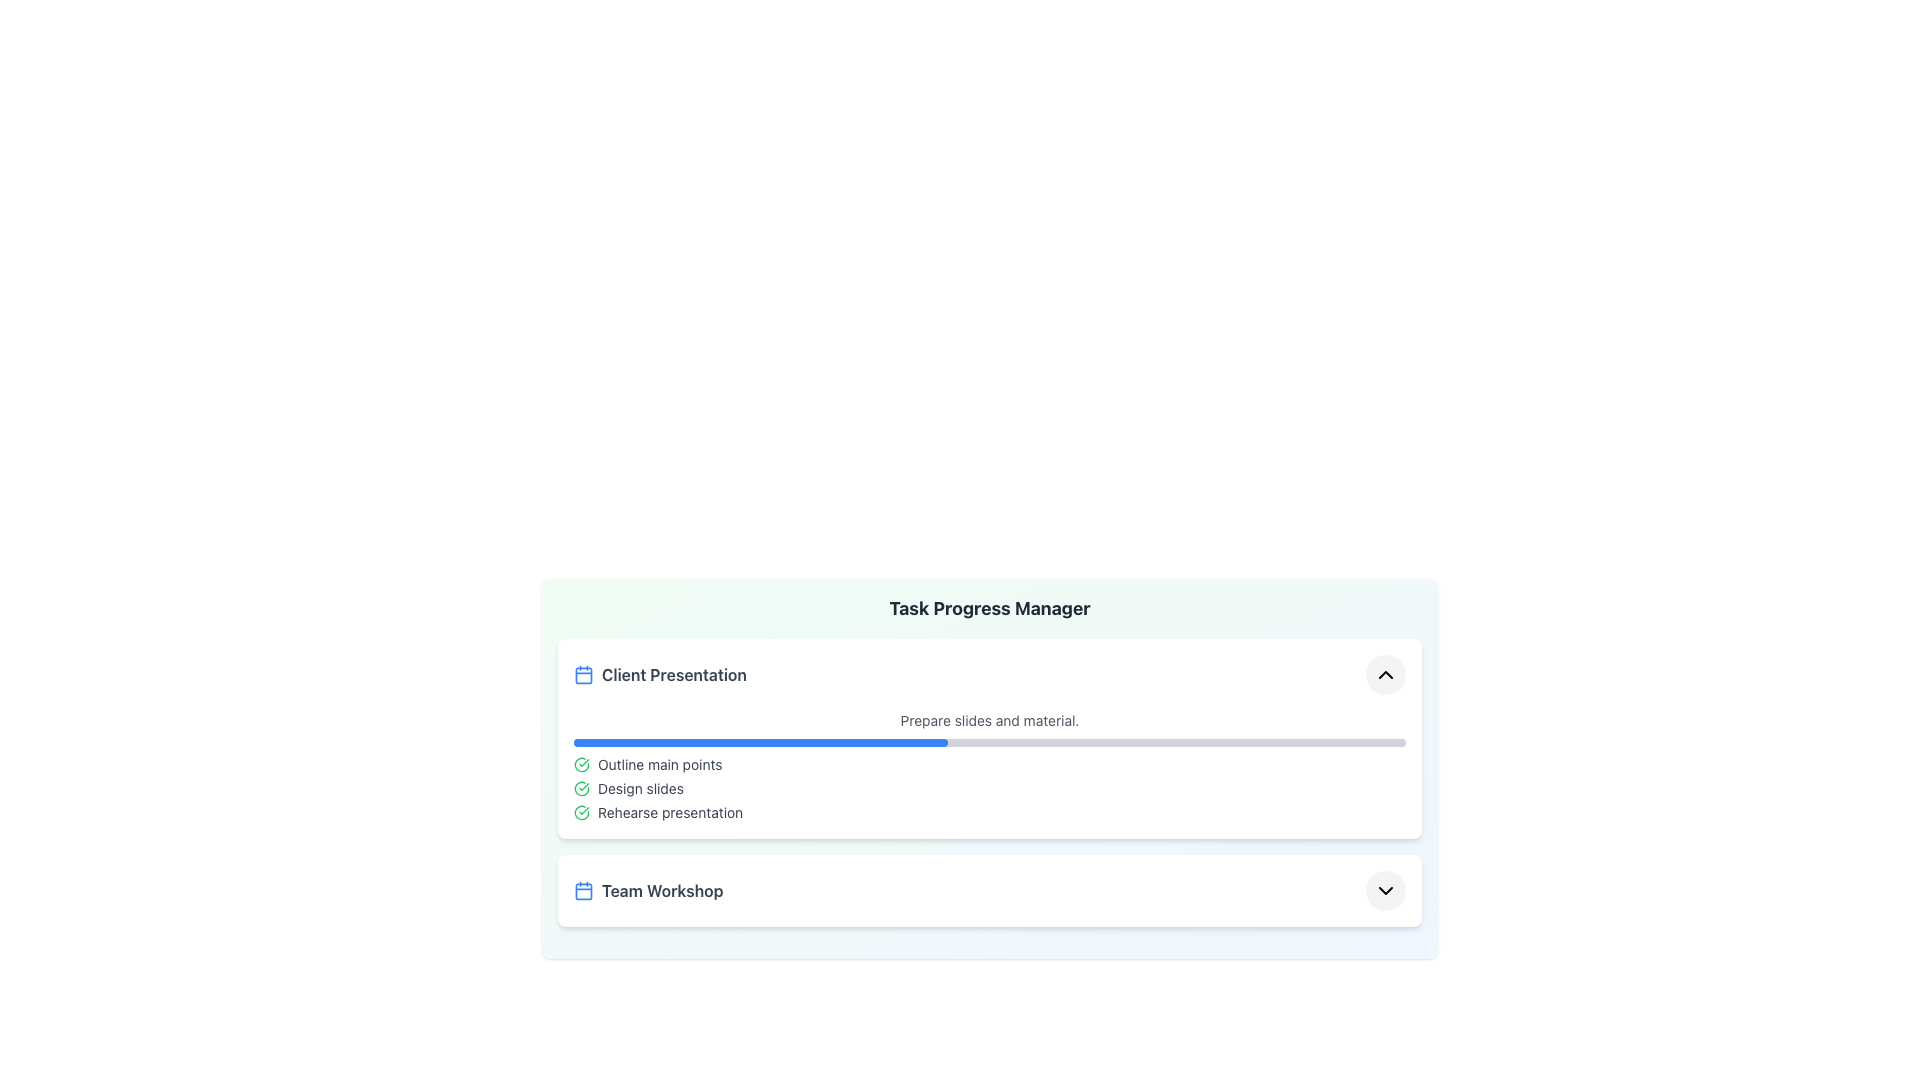 The height and width of the screenshot is (1080, 1920). What do you see at coordinates (989, 721) in the screenshot?
I see `the text label that reads 'Prepare slides and material.', which is styled in gray color and is located above a progress bar within the 'Client Presentation' task section` at bounding box center [989, 721].